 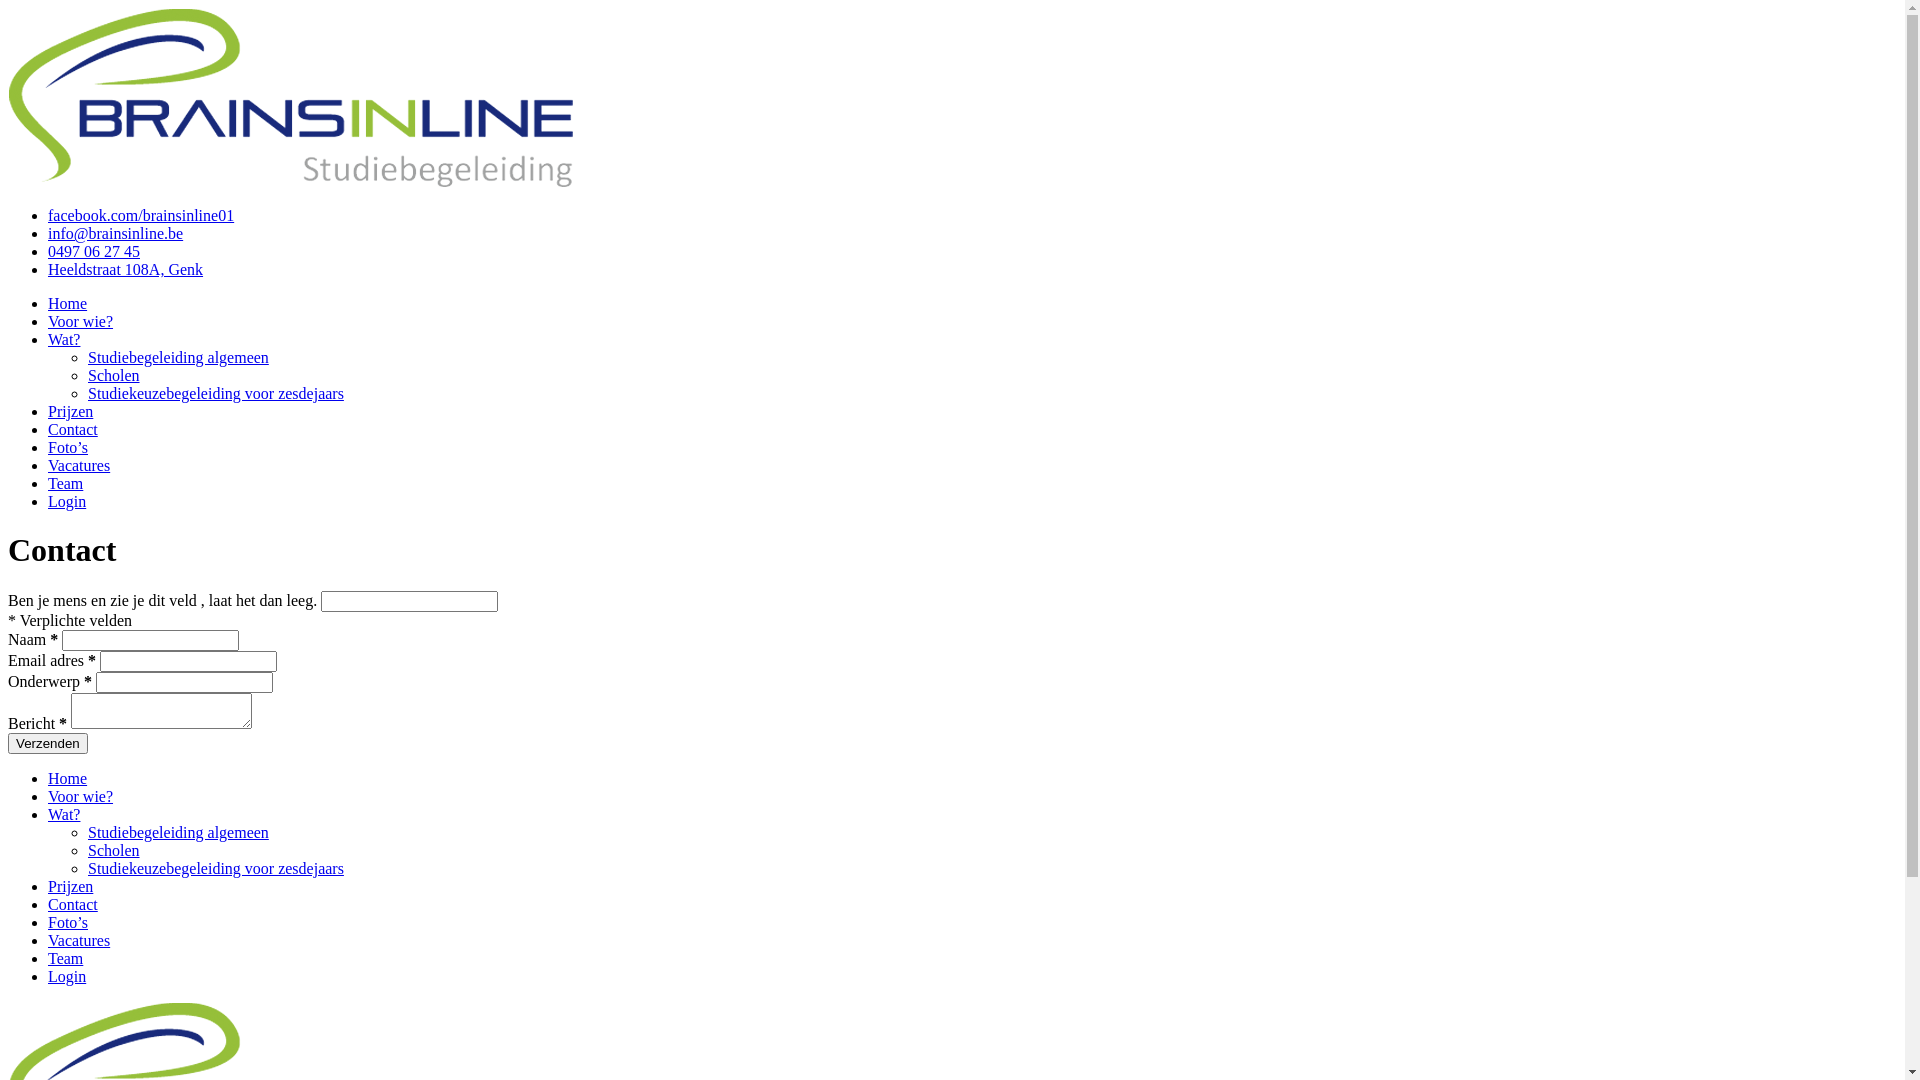 What do you see at coordinates (72, 428) in the screenshot?
I see `'Contact'` at bounding box center [72, 428].